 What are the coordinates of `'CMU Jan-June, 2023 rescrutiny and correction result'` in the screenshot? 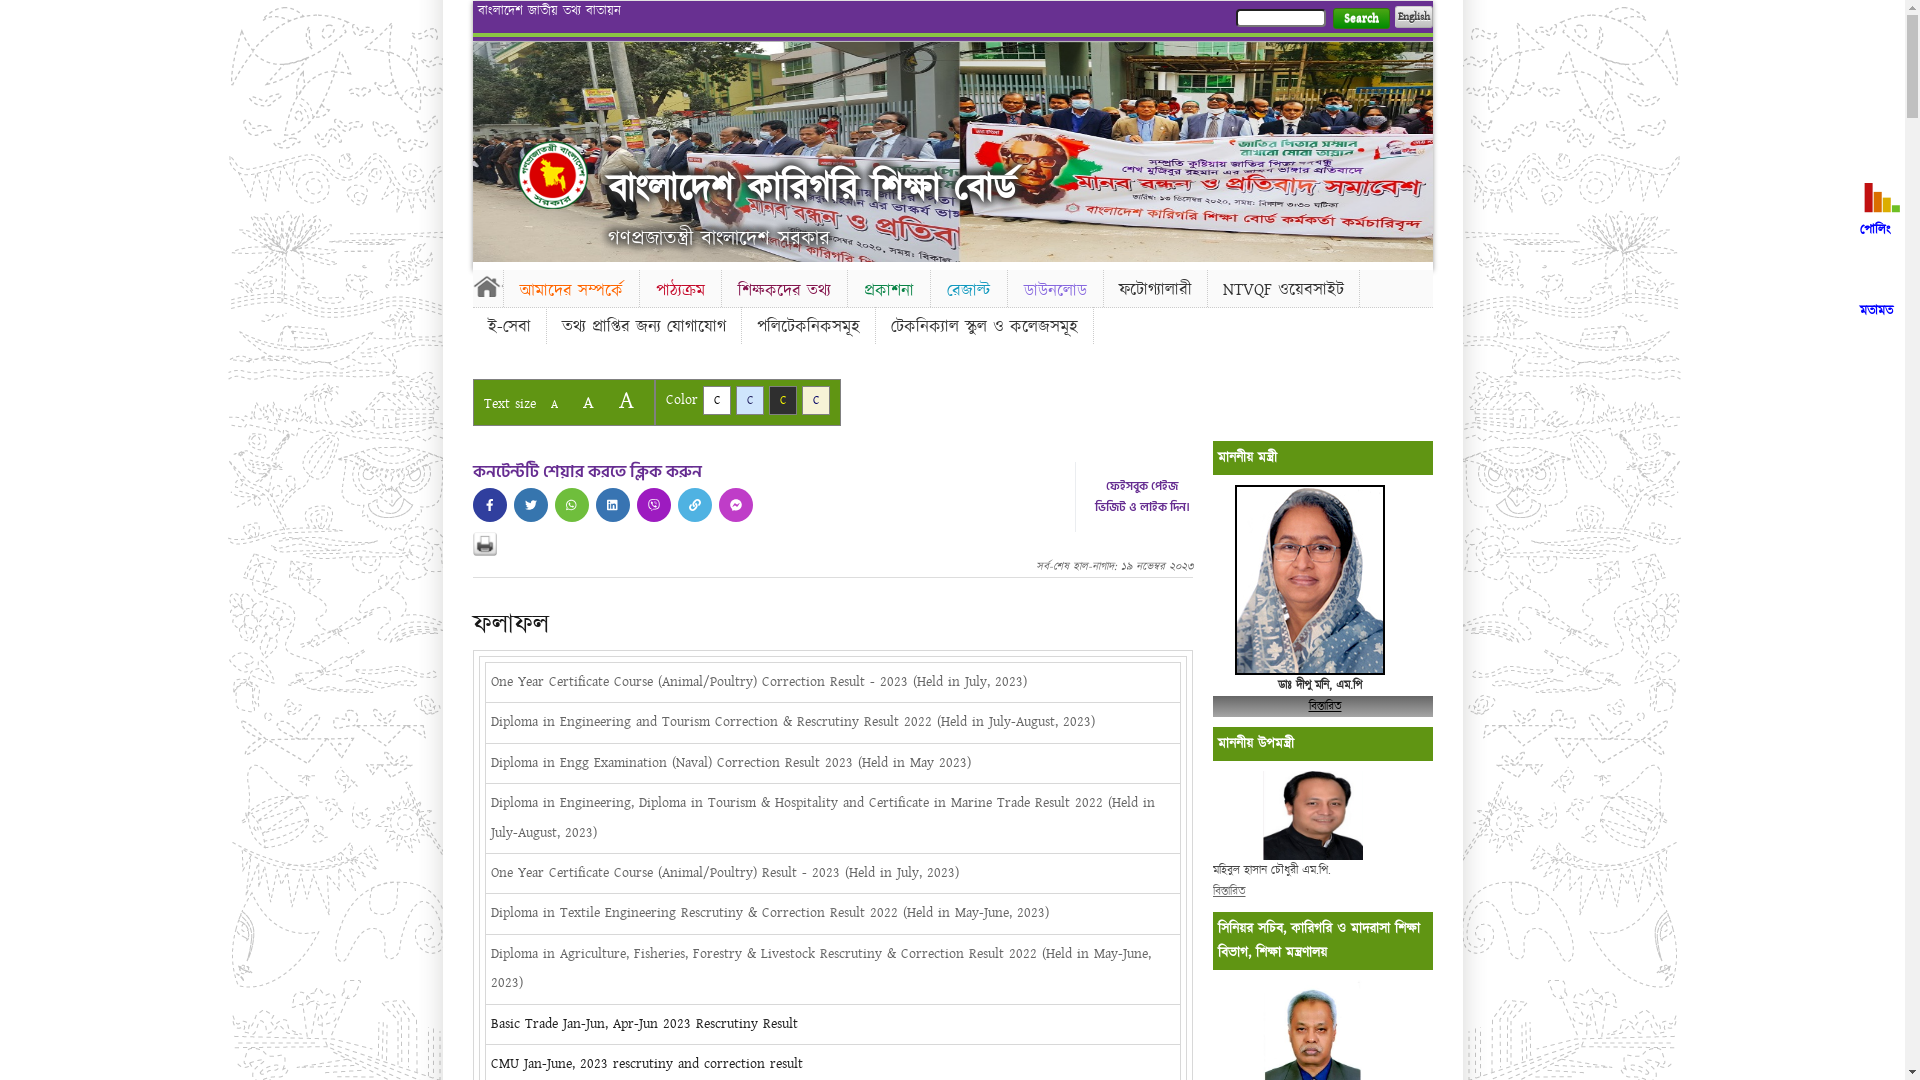 It's located at (489, 1063).